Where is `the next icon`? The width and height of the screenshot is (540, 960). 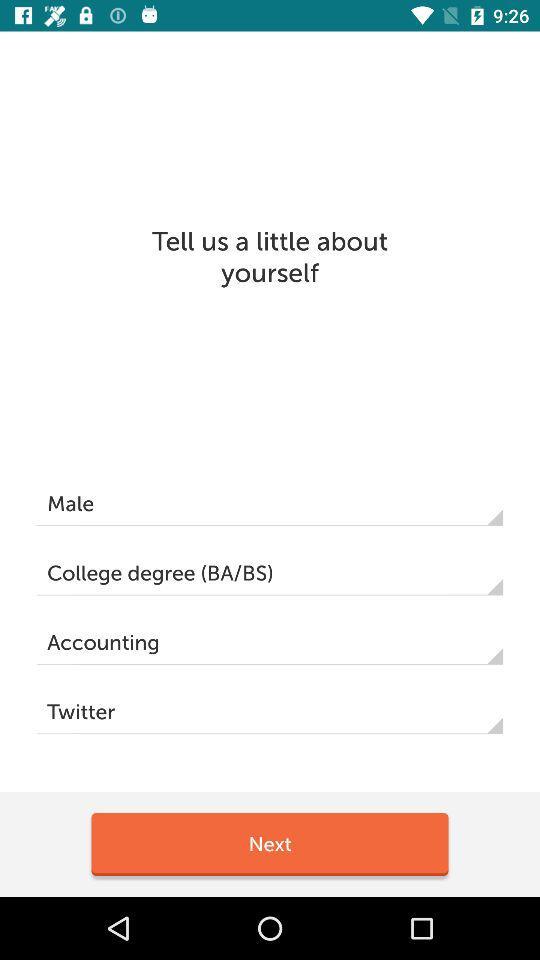
the next icon is located at coordinates (270, 843).